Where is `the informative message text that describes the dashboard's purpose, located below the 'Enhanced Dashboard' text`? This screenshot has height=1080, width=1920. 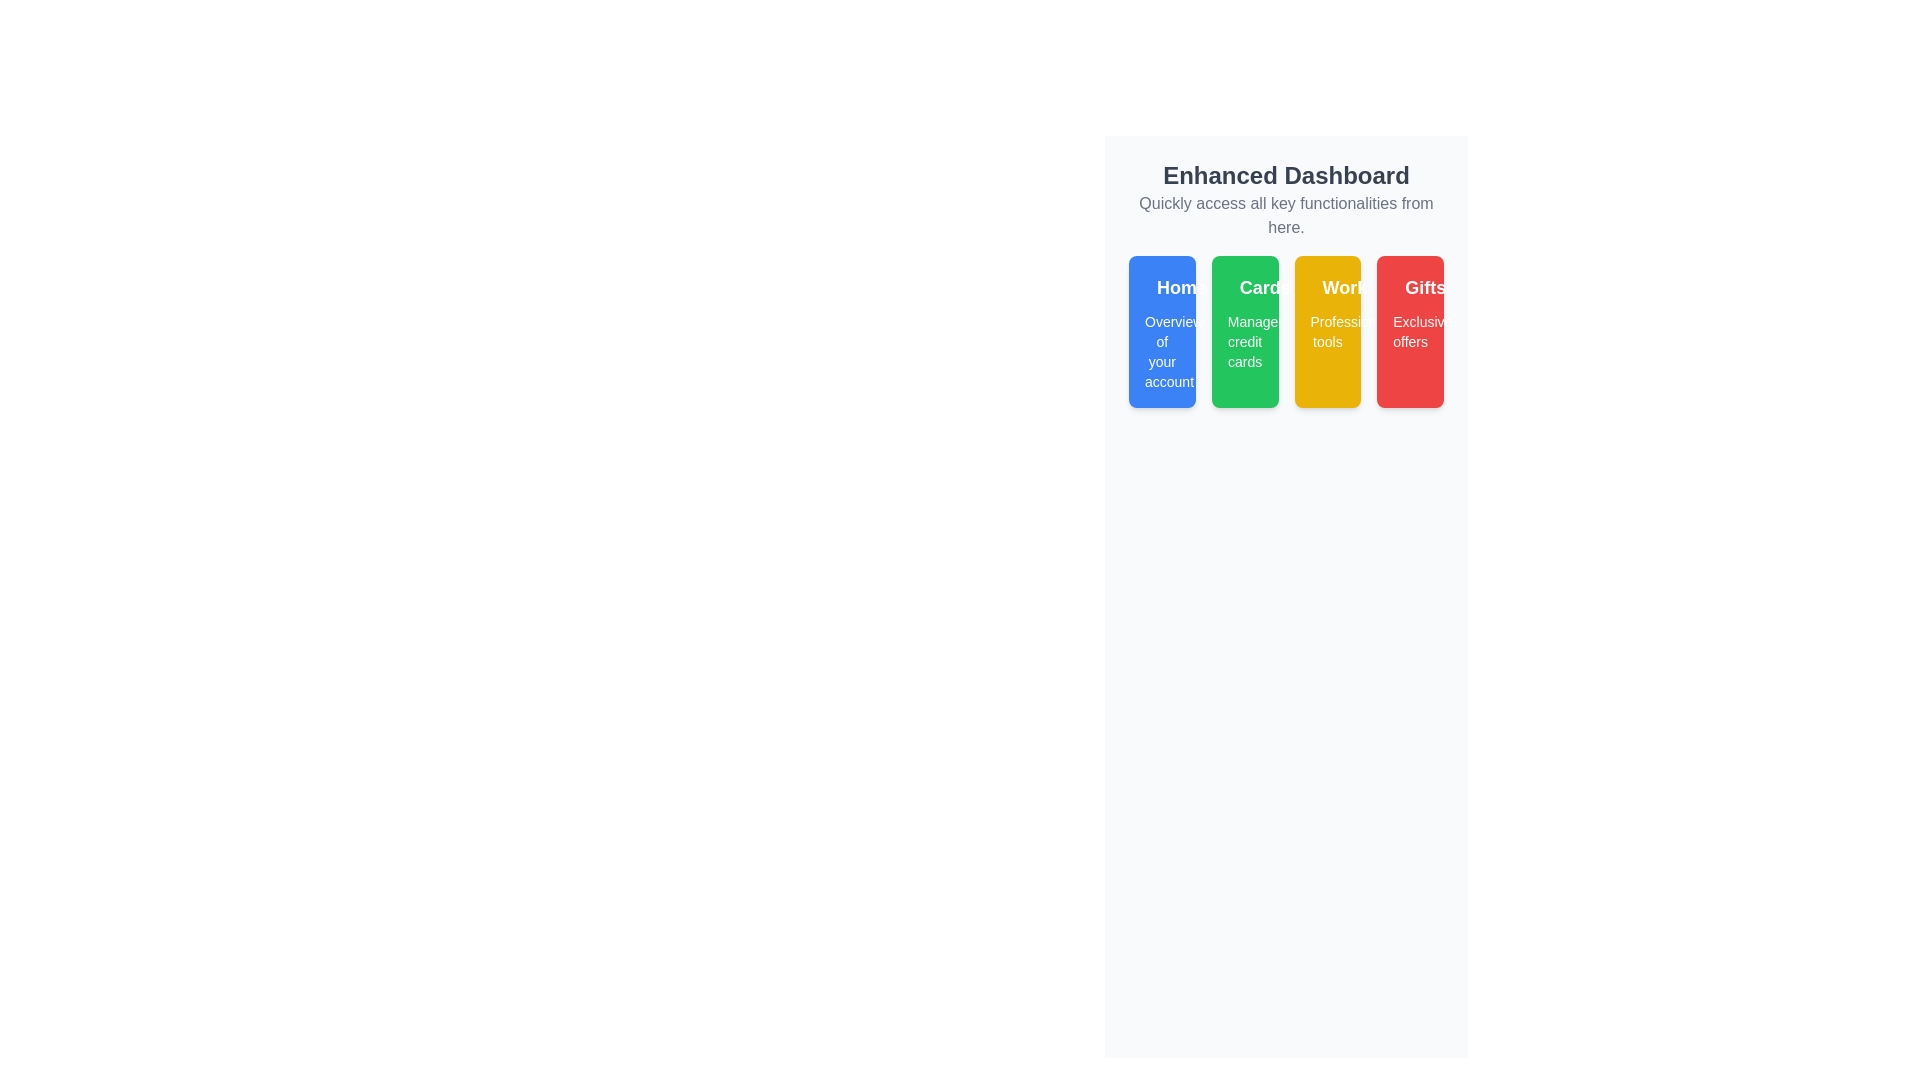 the informative message text that describes the dashboard's purpose, located below the 'Enhanced Dashboard' text is located at coordinates (1286, 216).